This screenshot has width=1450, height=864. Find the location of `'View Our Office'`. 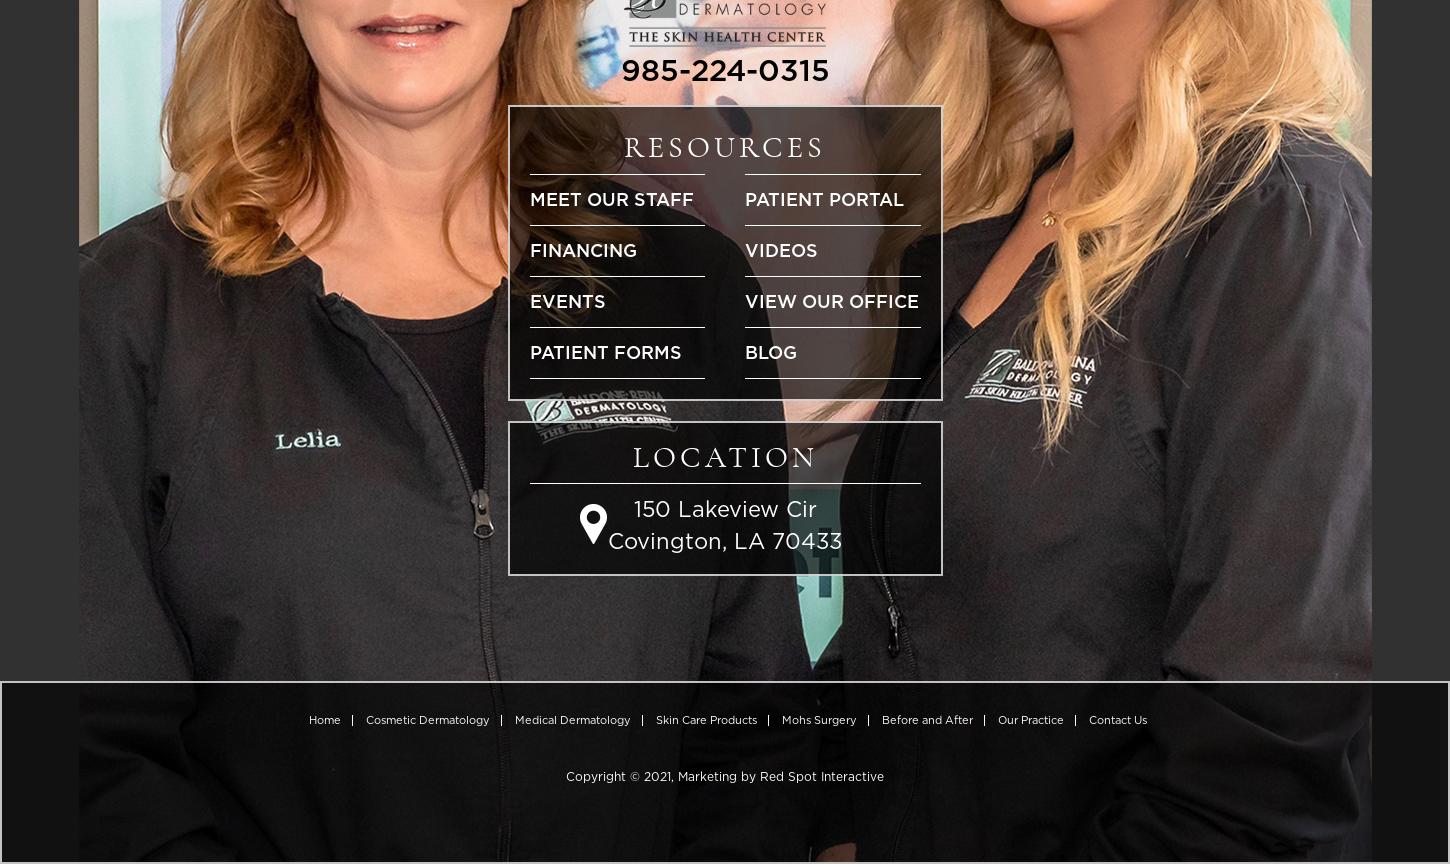

'View Our Office' is located at coordinates (832, 300).